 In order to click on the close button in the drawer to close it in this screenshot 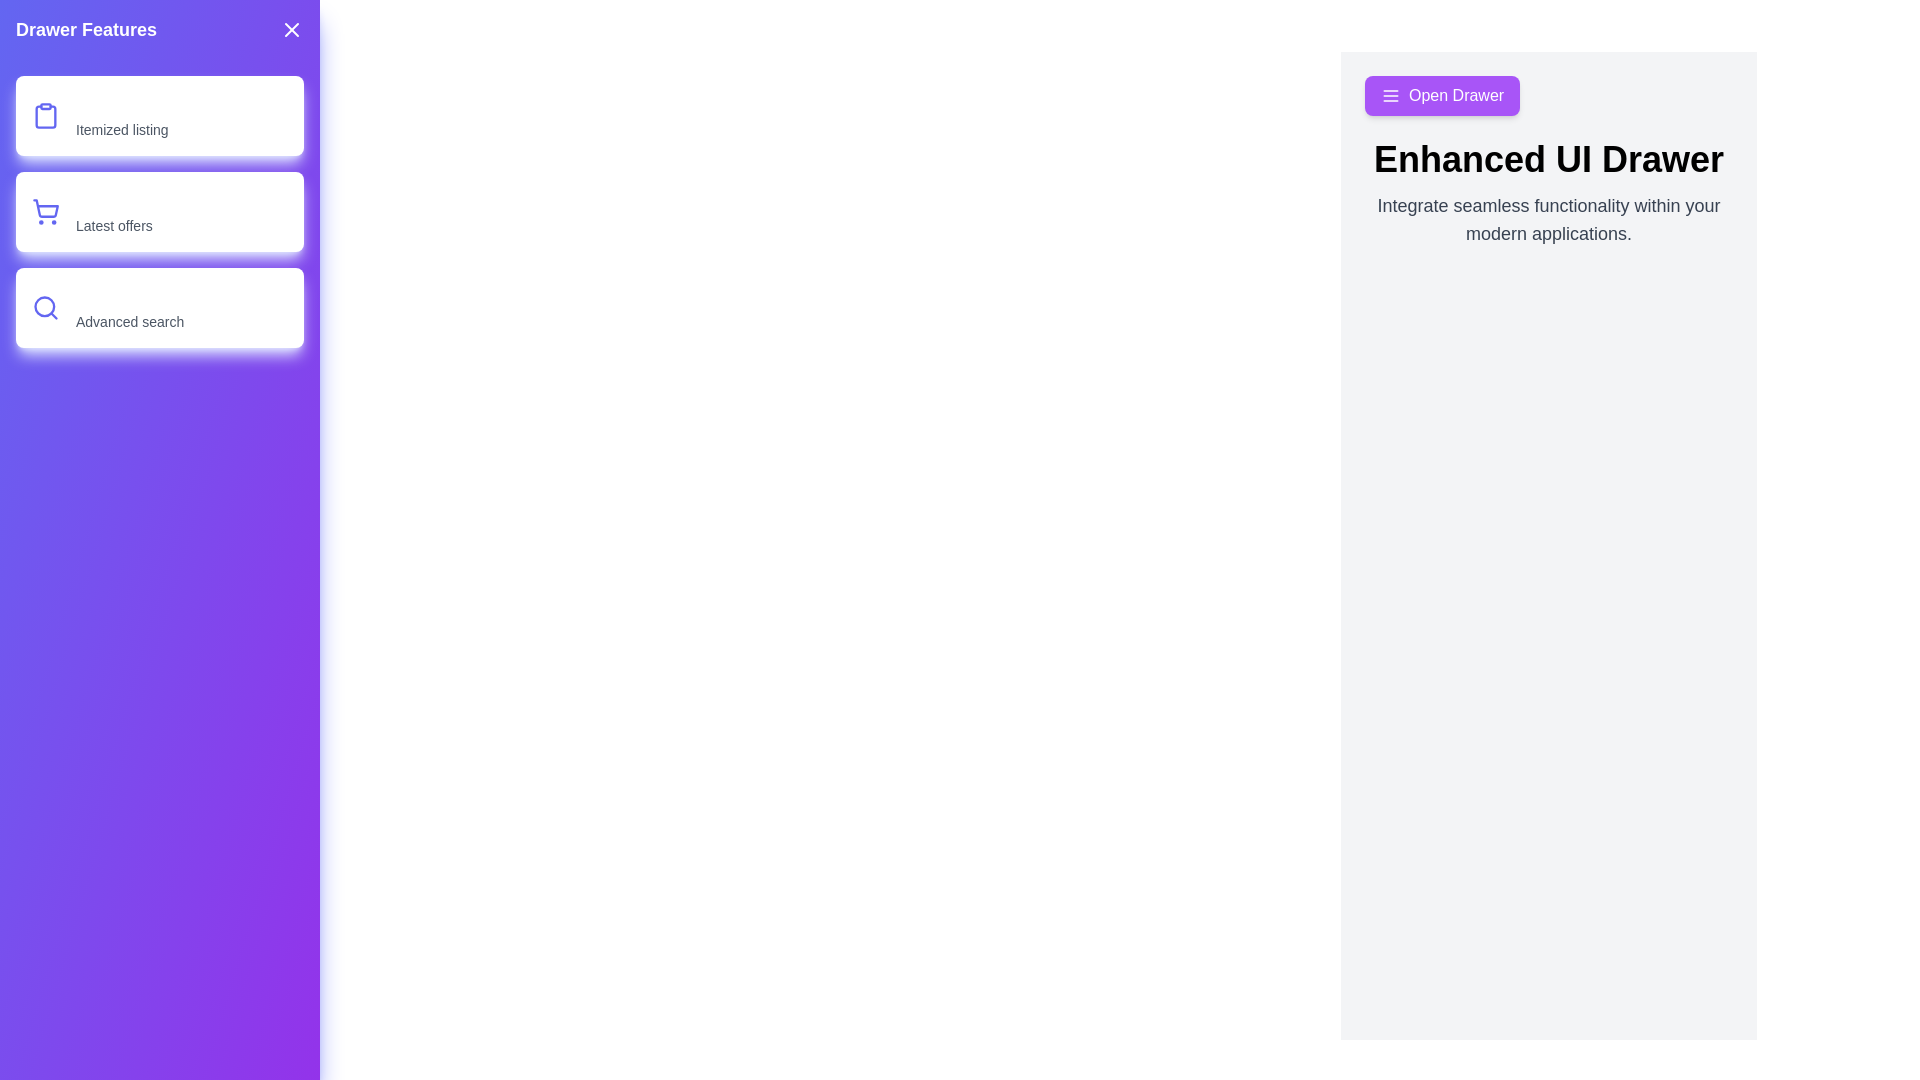, I will do `click(291, 30)`.